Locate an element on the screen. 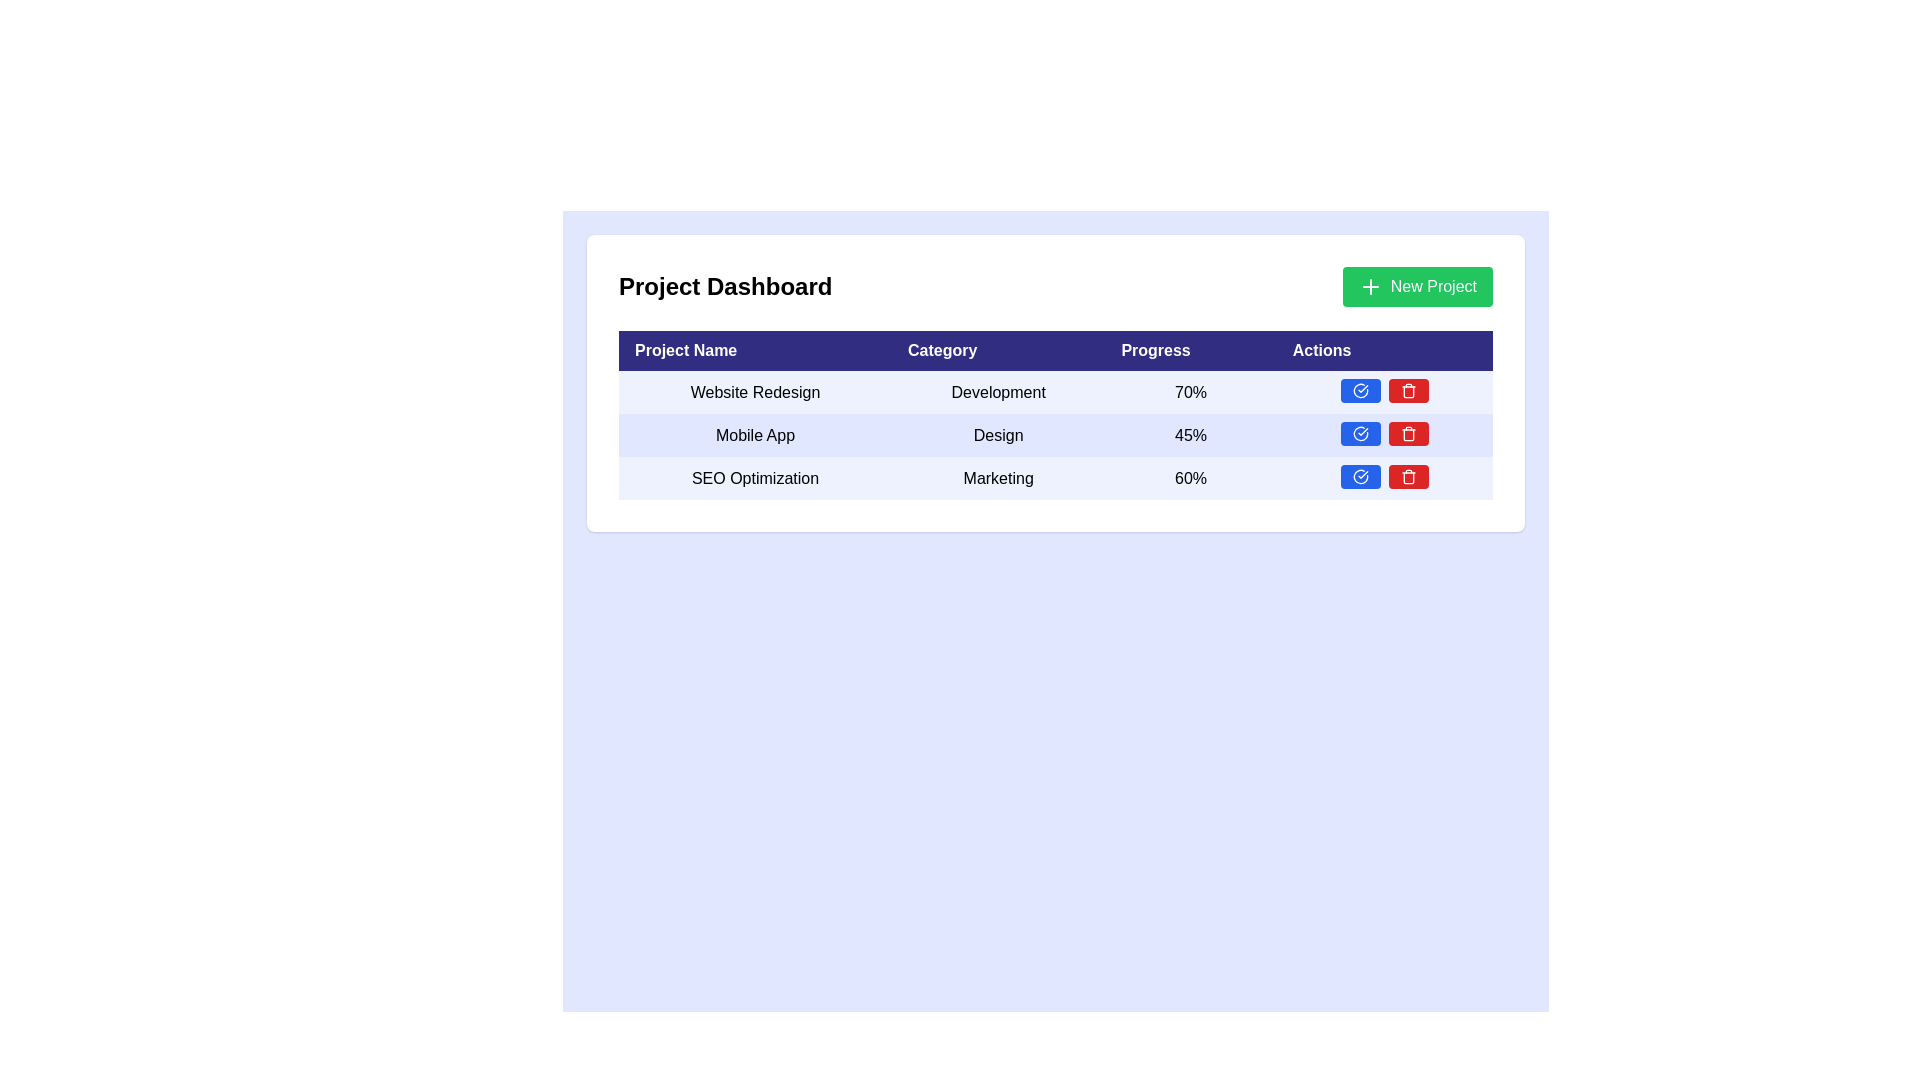  text 'Development' displayed in the Text Display Cell located in the second column of the first row of the main table within the 'Project Dashboard' section is located at coordinates (998, 392).